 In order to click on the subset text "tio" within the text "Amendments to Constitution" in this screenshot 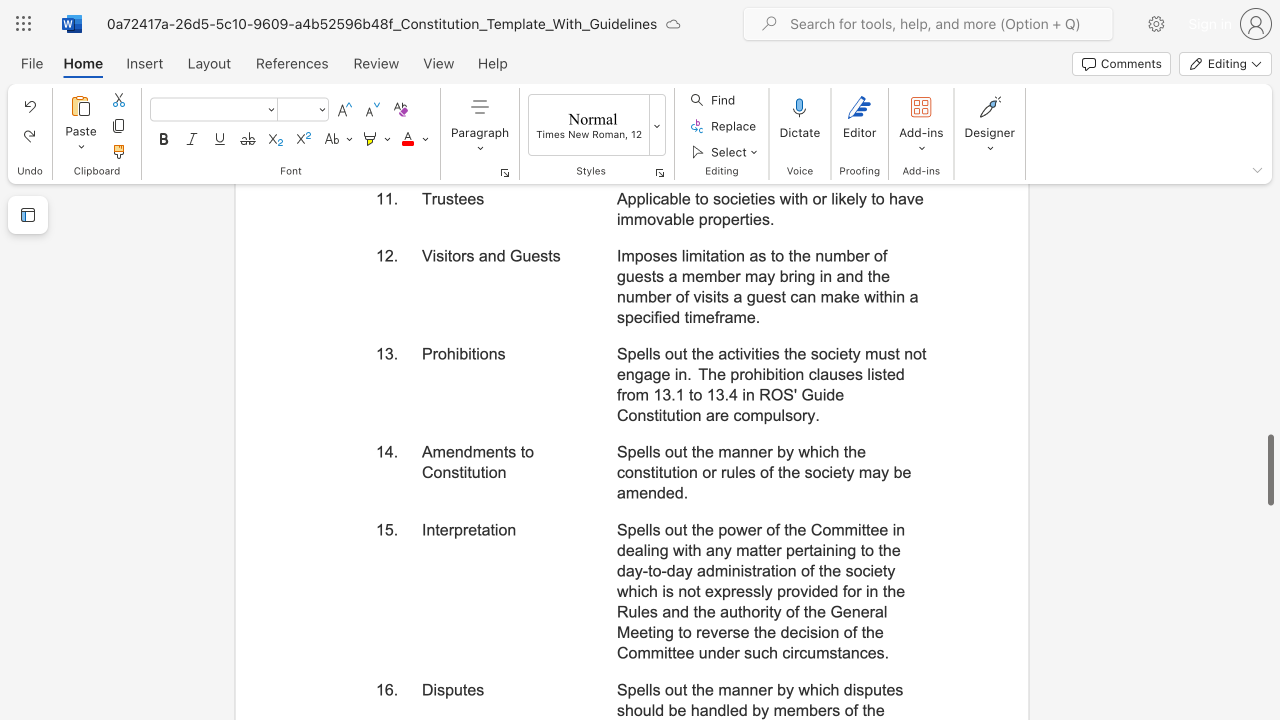, I will do `click(480, 472)`.